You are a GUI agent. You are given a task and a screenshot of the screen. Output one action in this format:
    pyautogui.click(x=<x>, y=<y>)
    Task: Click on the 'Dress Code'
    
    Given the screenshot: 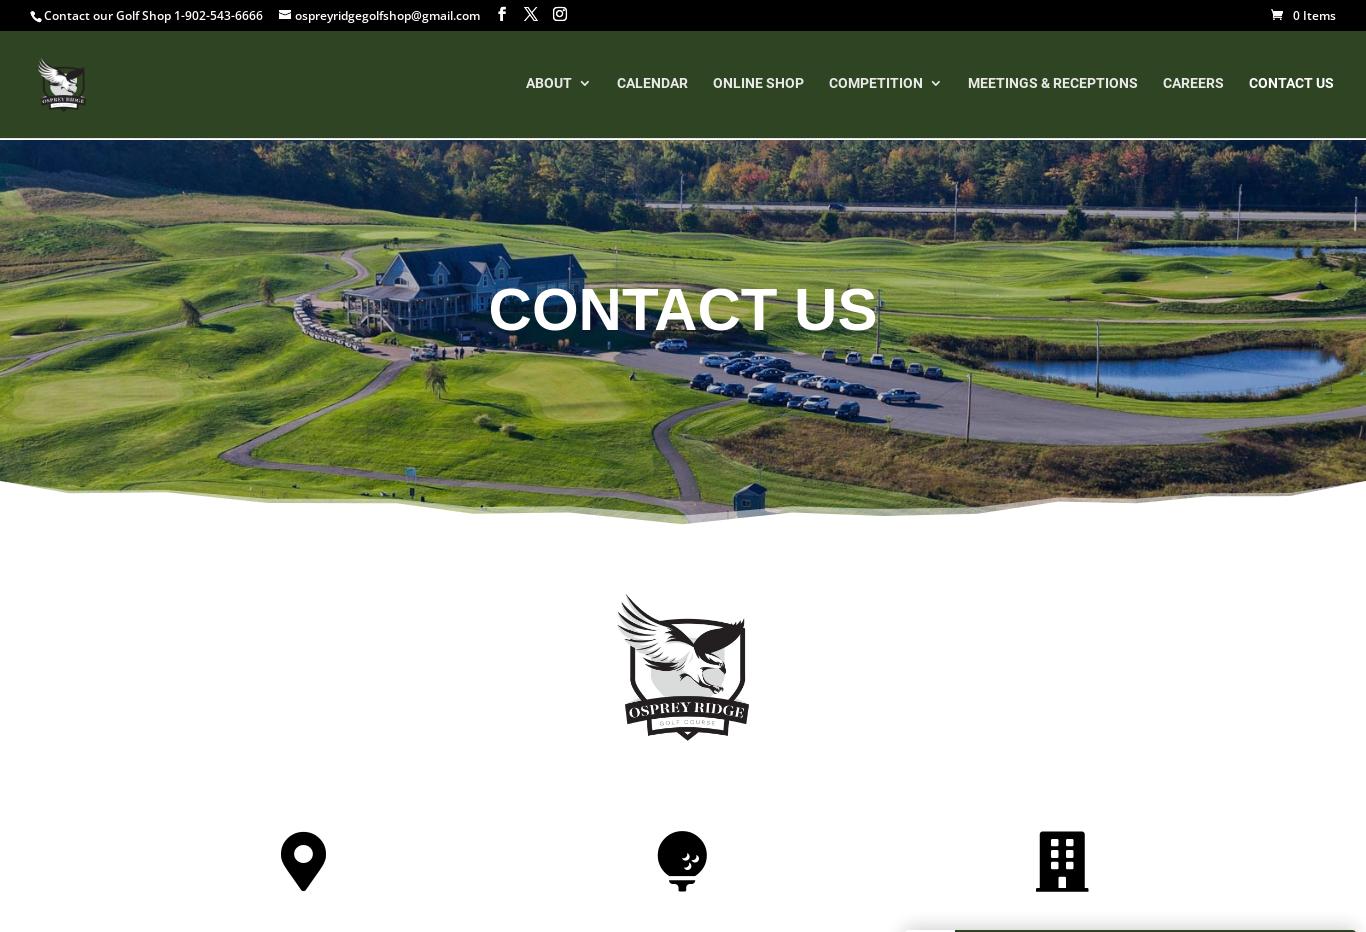 What is the action you would take?
    pyautogui.click(x=606, y=531)
    